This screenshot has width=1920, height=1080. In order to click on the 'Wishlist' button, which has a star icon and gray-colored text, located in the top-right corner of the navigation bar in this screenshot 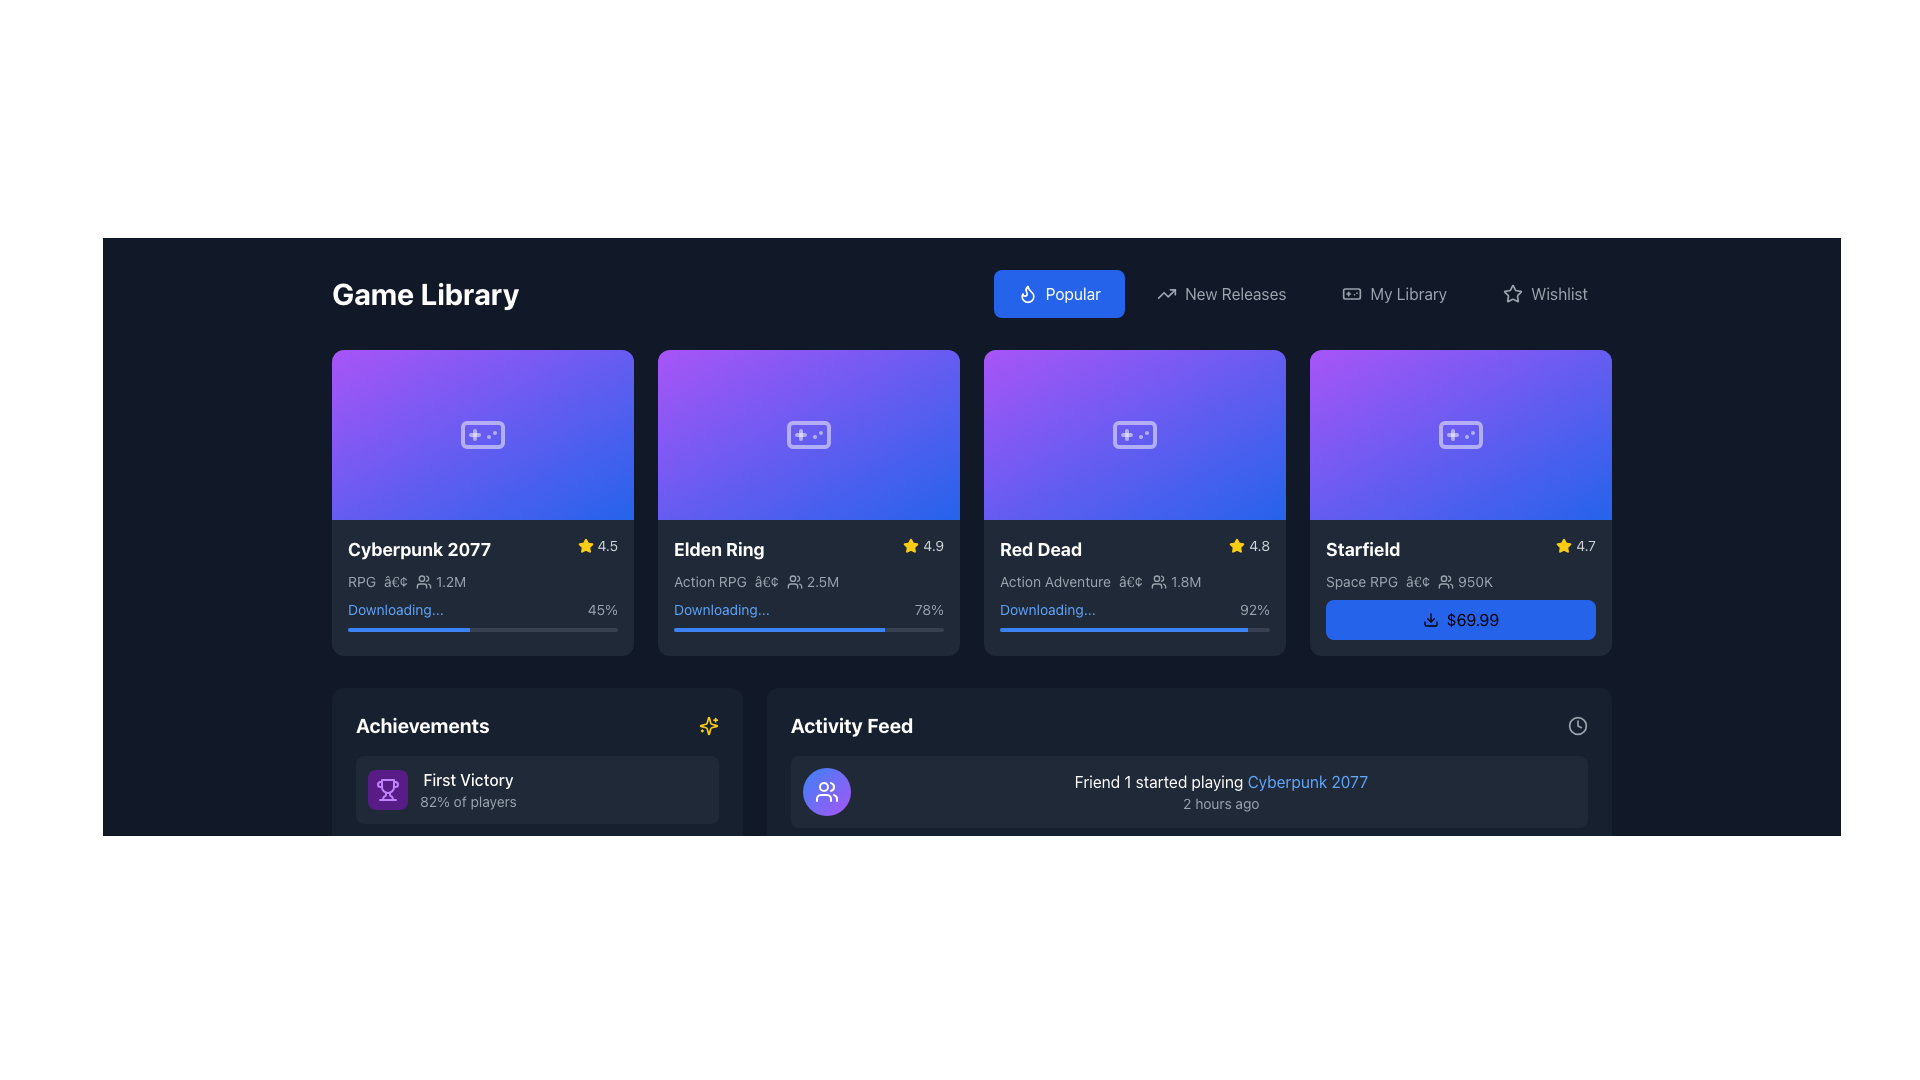, I will do `click(1544, 293)`.